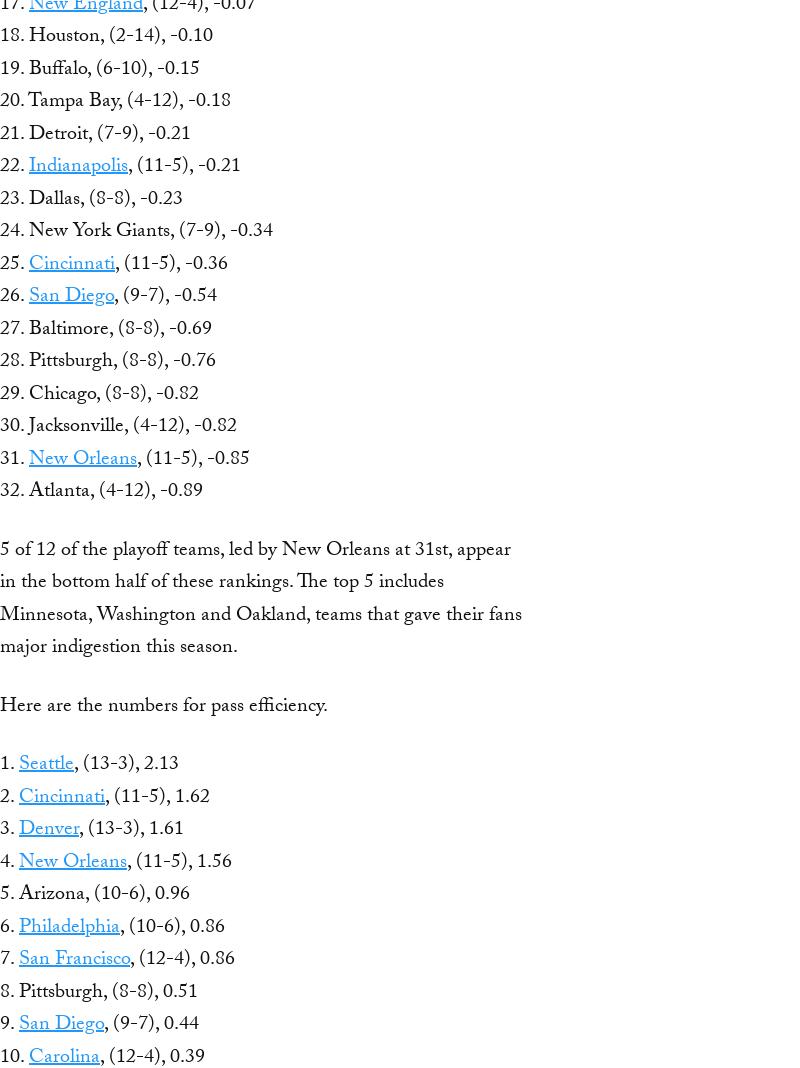  I want to click on '27. Baltimore, (8-8), -0.69', so click(105, 329).